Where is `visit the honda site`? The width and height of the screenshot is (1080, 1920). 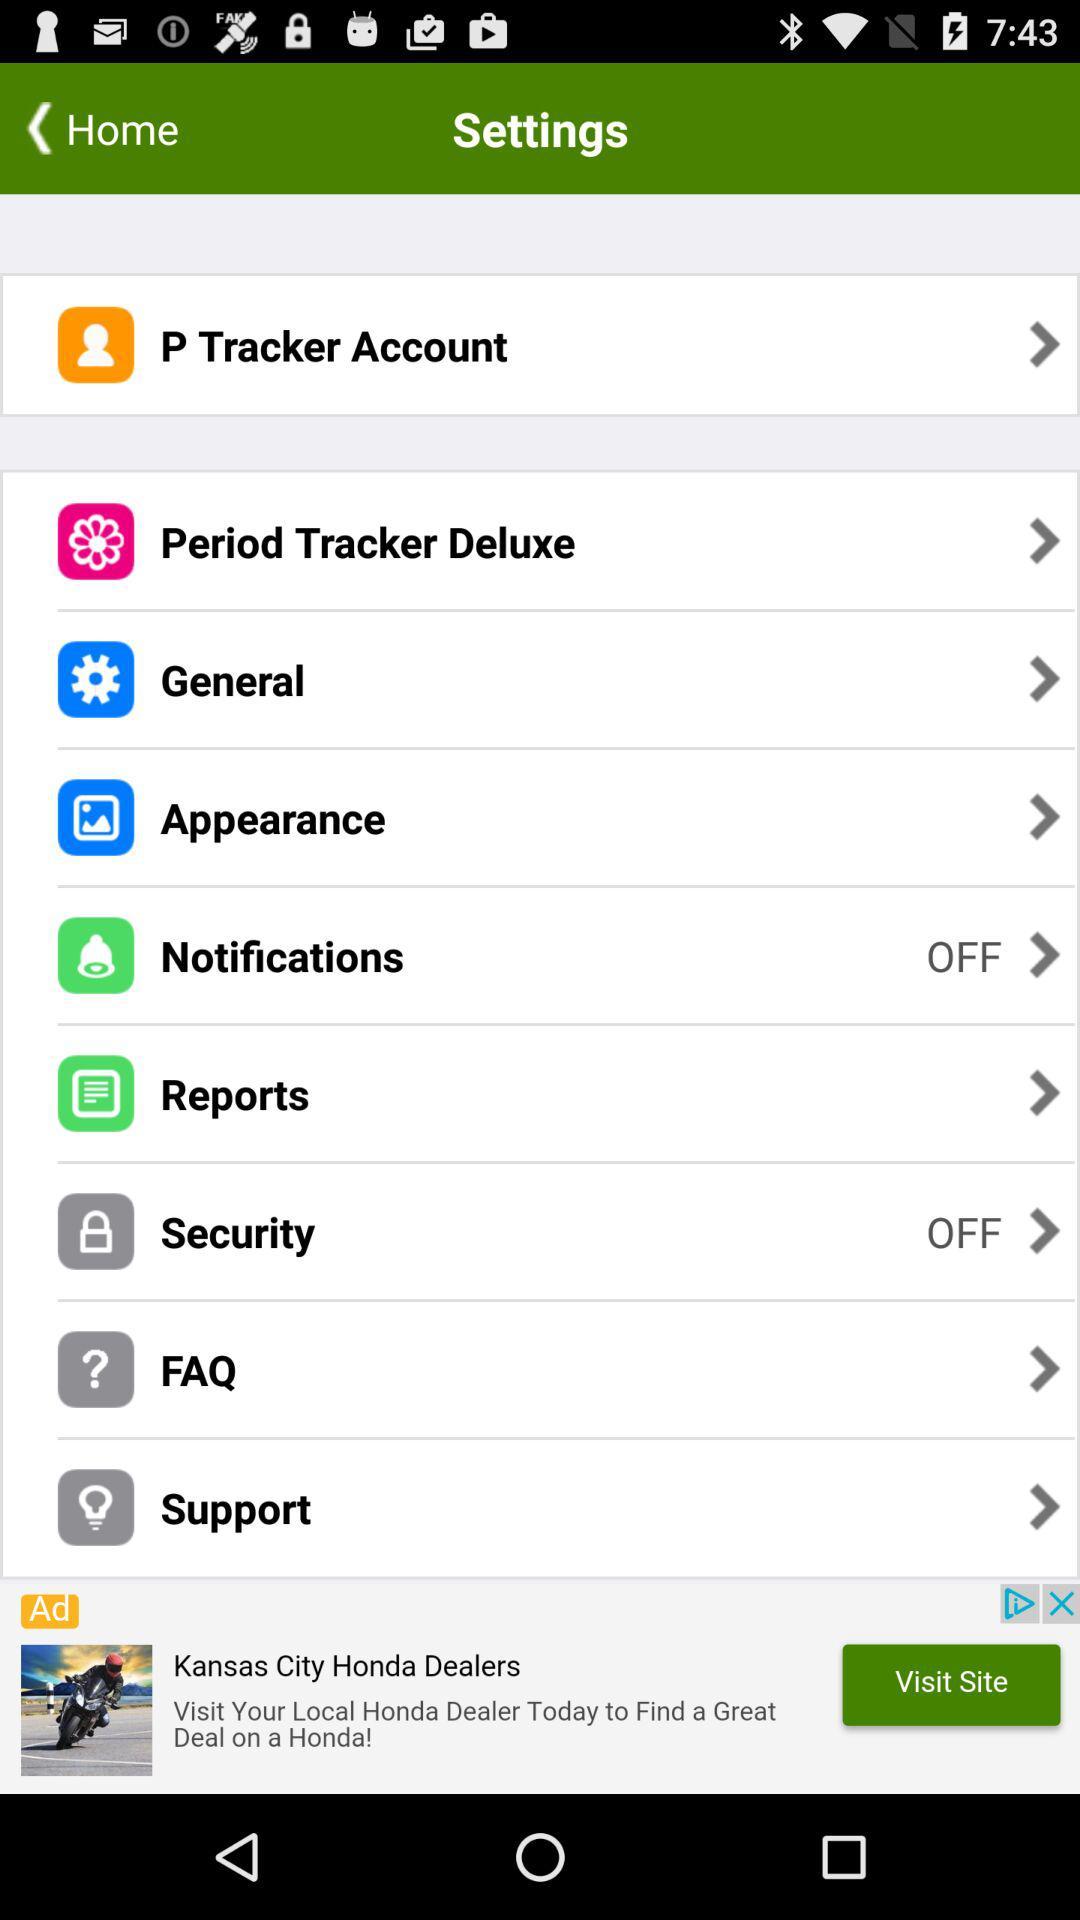
visit the honda site is located at coordinates (540, 1688).